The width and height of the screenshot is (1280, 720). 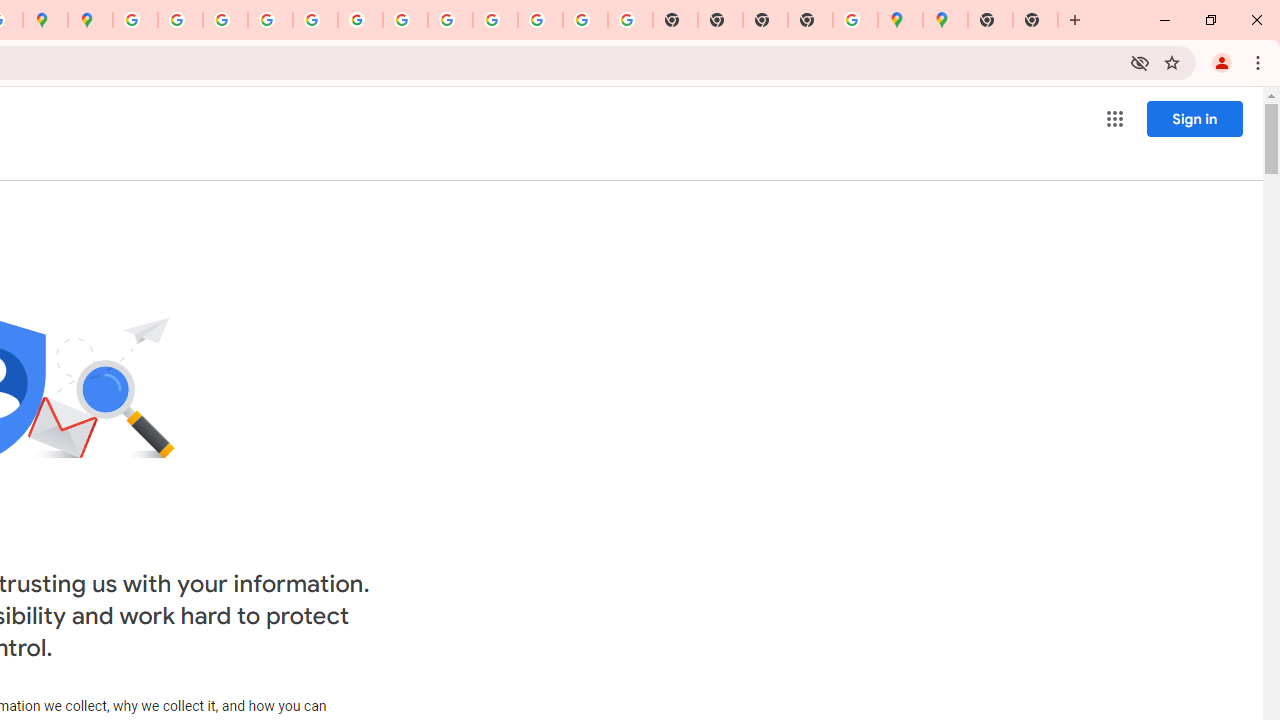 I want to click on 'New Tab', so click(x=810, y=20).